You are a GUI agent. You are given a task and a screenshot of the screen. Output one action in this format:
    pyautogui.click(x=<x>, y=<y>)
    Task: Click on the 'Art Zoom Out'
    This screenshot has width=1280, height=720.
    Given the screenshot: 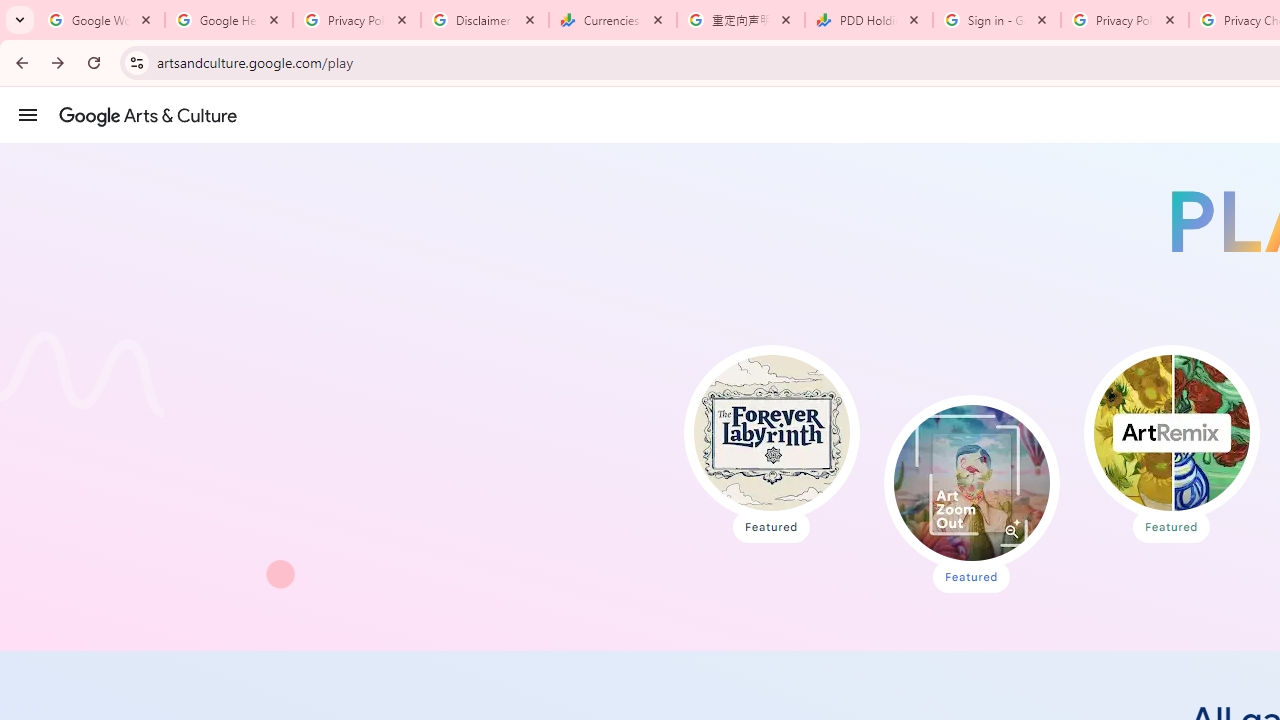 What is the action you would take?
    pyautogui.click(x=971, y=483)
    